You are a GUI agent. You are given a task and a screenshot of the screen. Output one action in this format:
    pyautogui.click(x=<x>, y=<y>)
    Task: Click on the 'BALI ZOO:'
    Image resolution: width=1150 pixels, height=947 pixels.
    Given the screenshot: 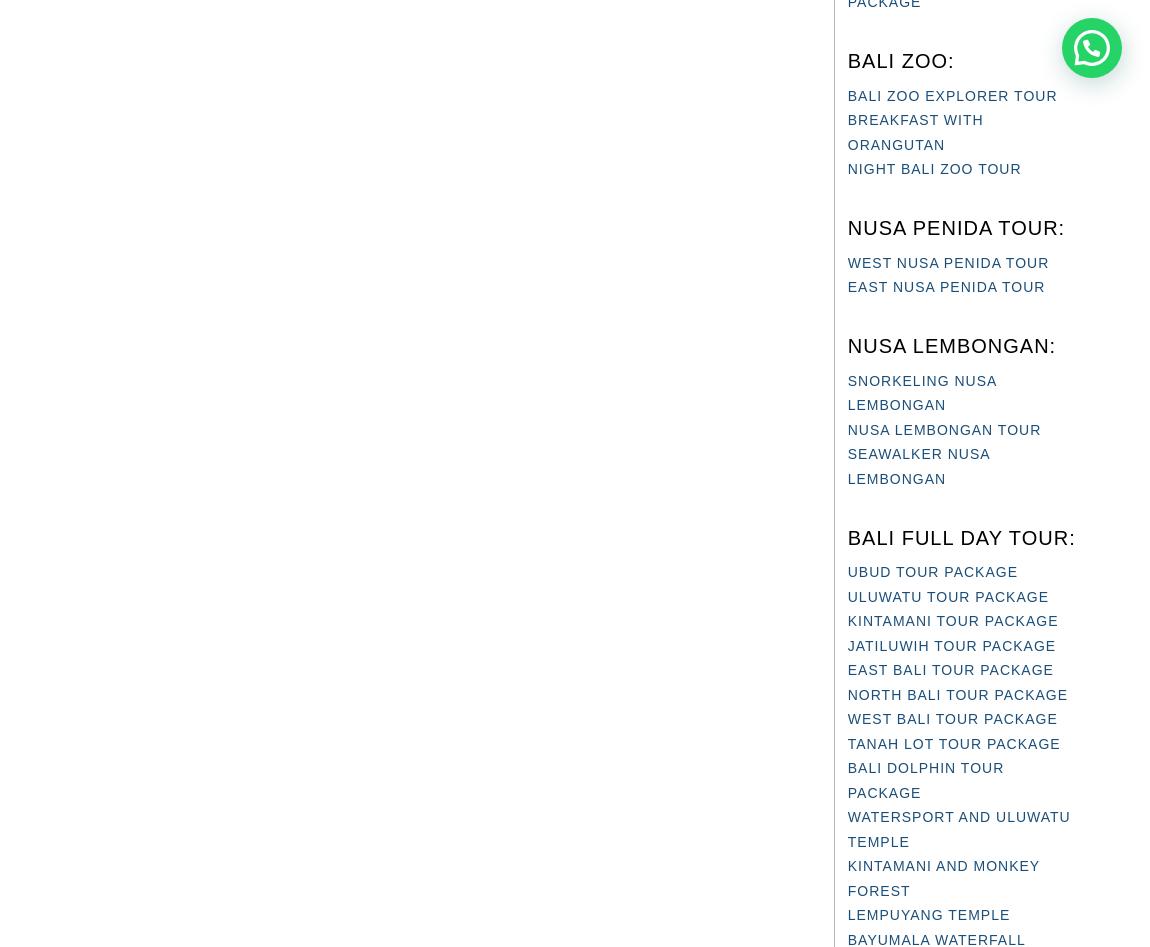 What is the action you would take?
    pyautogui.click(x=900, y=60)
    